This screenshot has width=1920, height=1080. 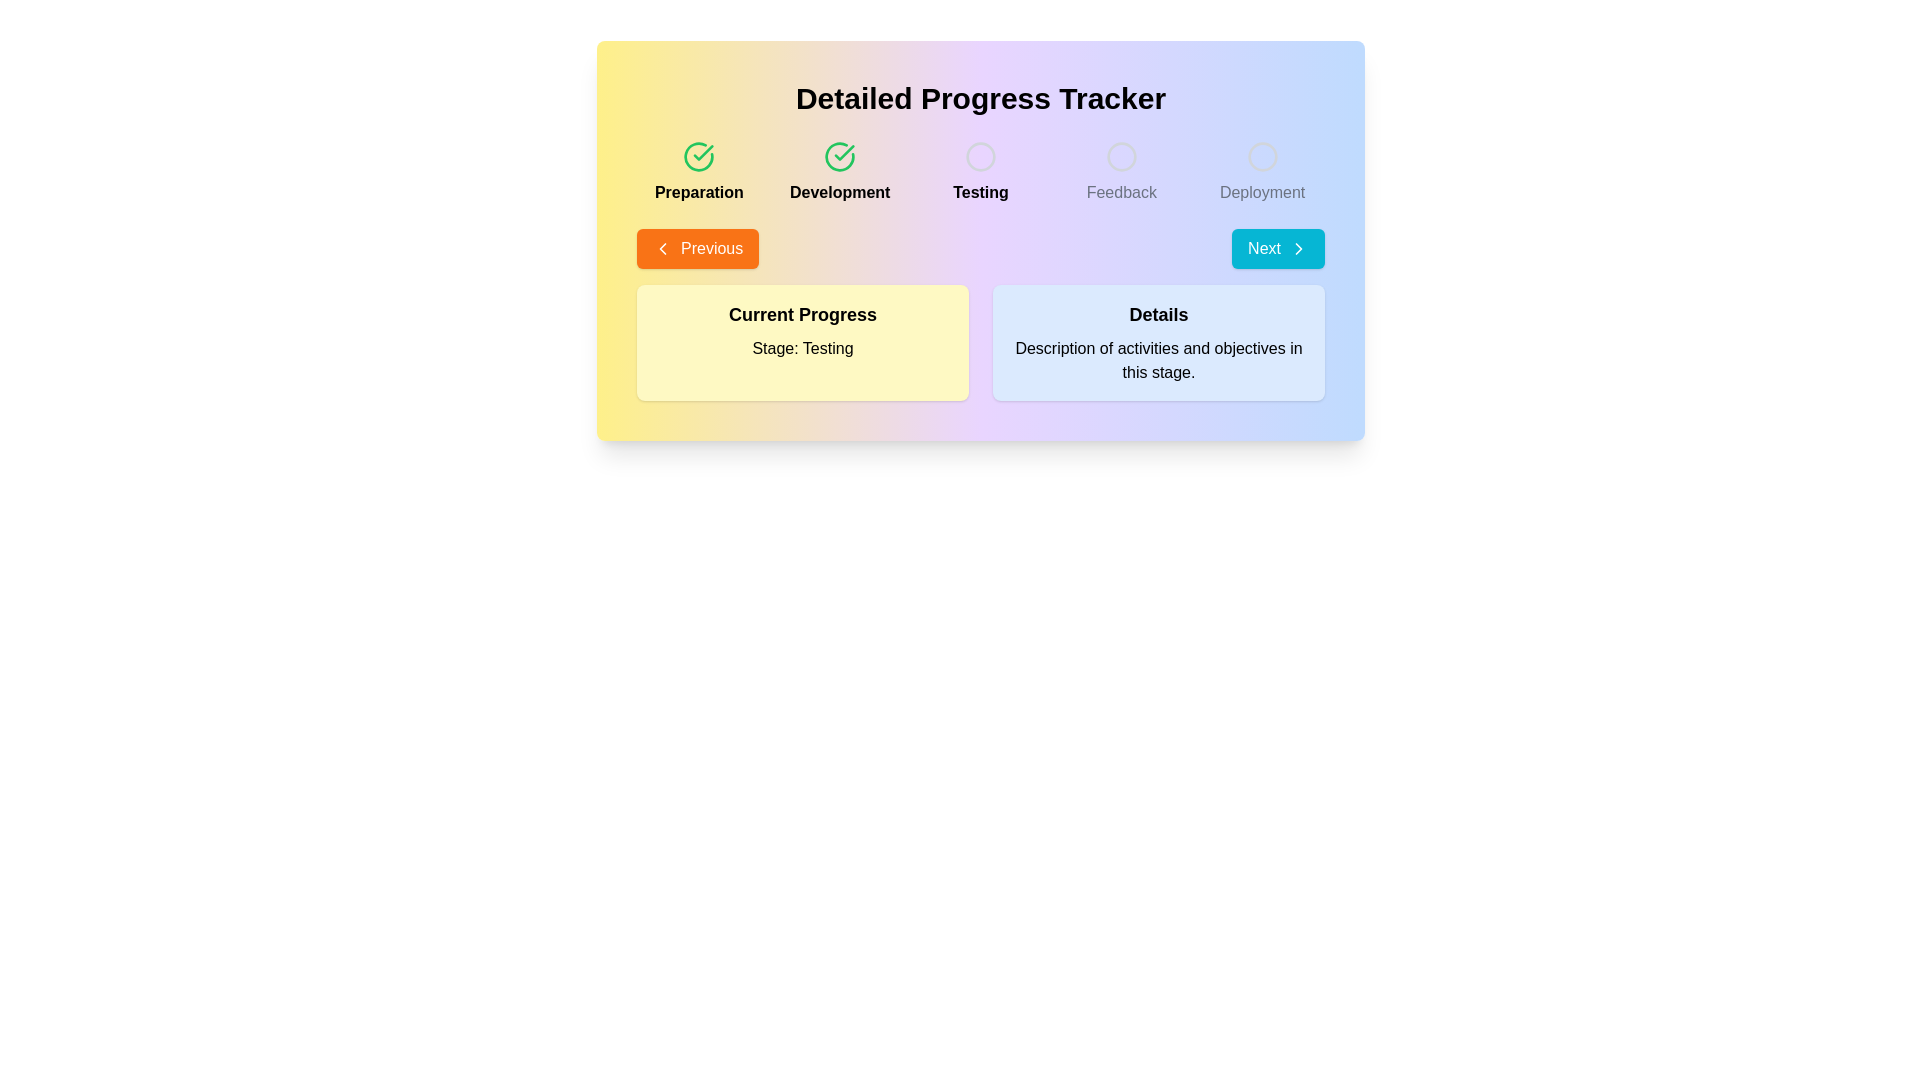 What do you see at coordinates (840, 192) in the screenshot?
I see `the 'Development' text label, which is styled in bold and located beneath a green check icon as the second stage label in a horizontal sequence of stage indicators` at bounding box center [840, 192].